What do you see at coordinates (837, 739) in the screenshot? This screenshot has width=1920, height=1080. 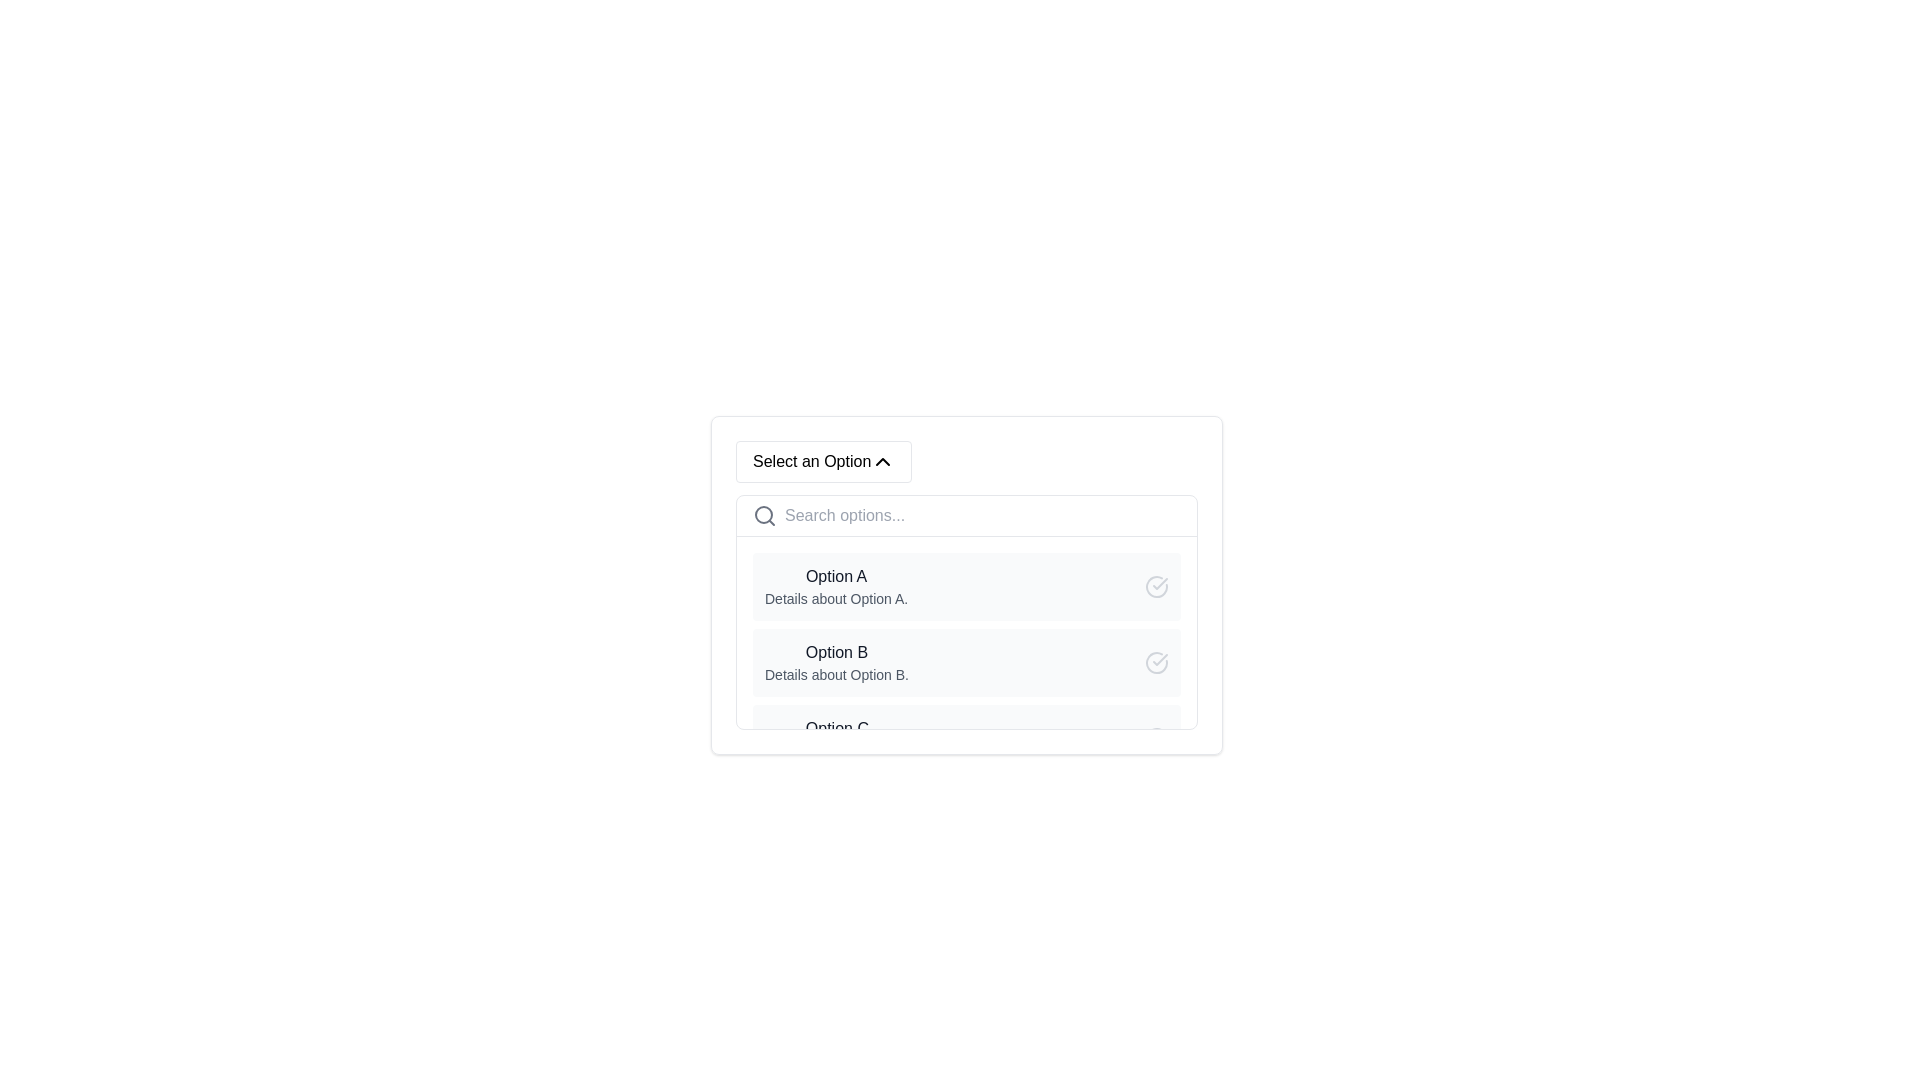 I see `the selectable option labeled 'Option C' within the dropdown menu titled 'Select an Option'` at bounding box center [837, 739].